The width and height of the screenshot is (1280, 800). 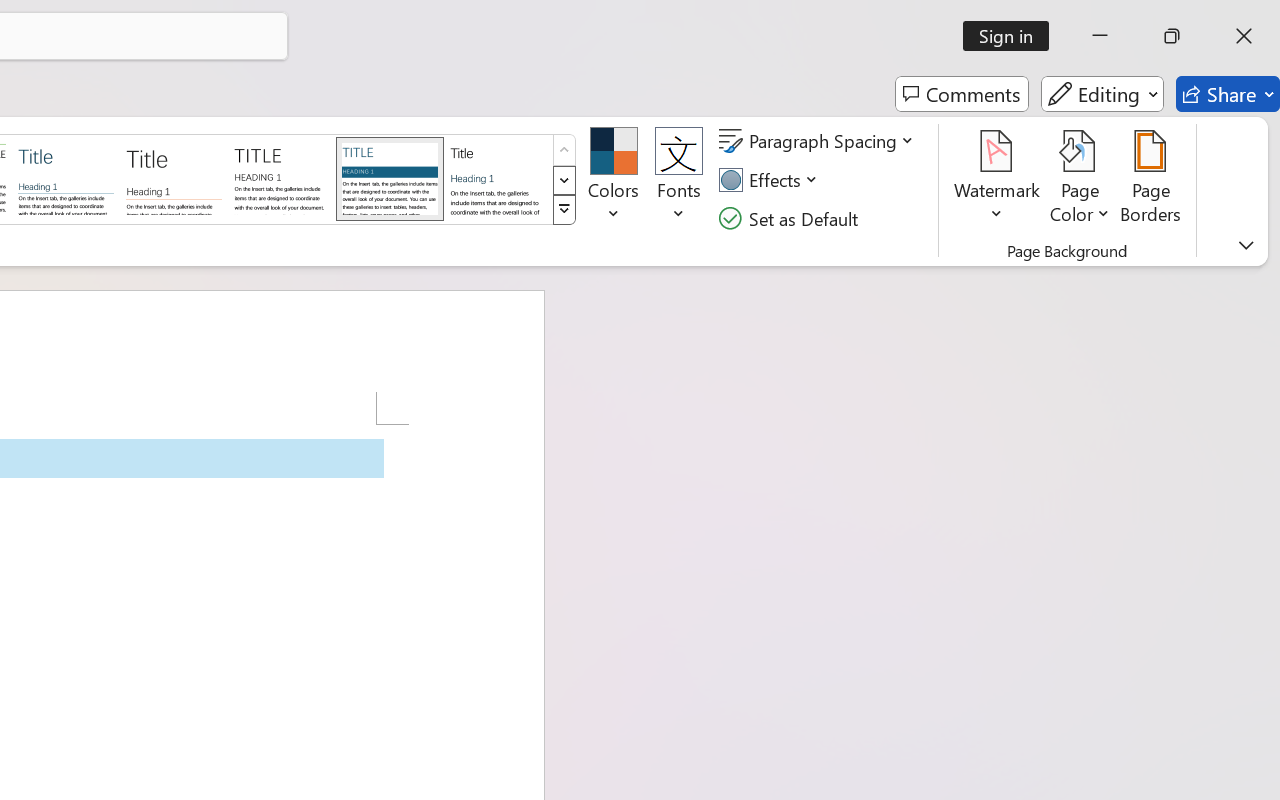 What do you see at coordinates (280, 177) in the screenshot?
I see `'Minimalist'` at bounding box center [280, 177].